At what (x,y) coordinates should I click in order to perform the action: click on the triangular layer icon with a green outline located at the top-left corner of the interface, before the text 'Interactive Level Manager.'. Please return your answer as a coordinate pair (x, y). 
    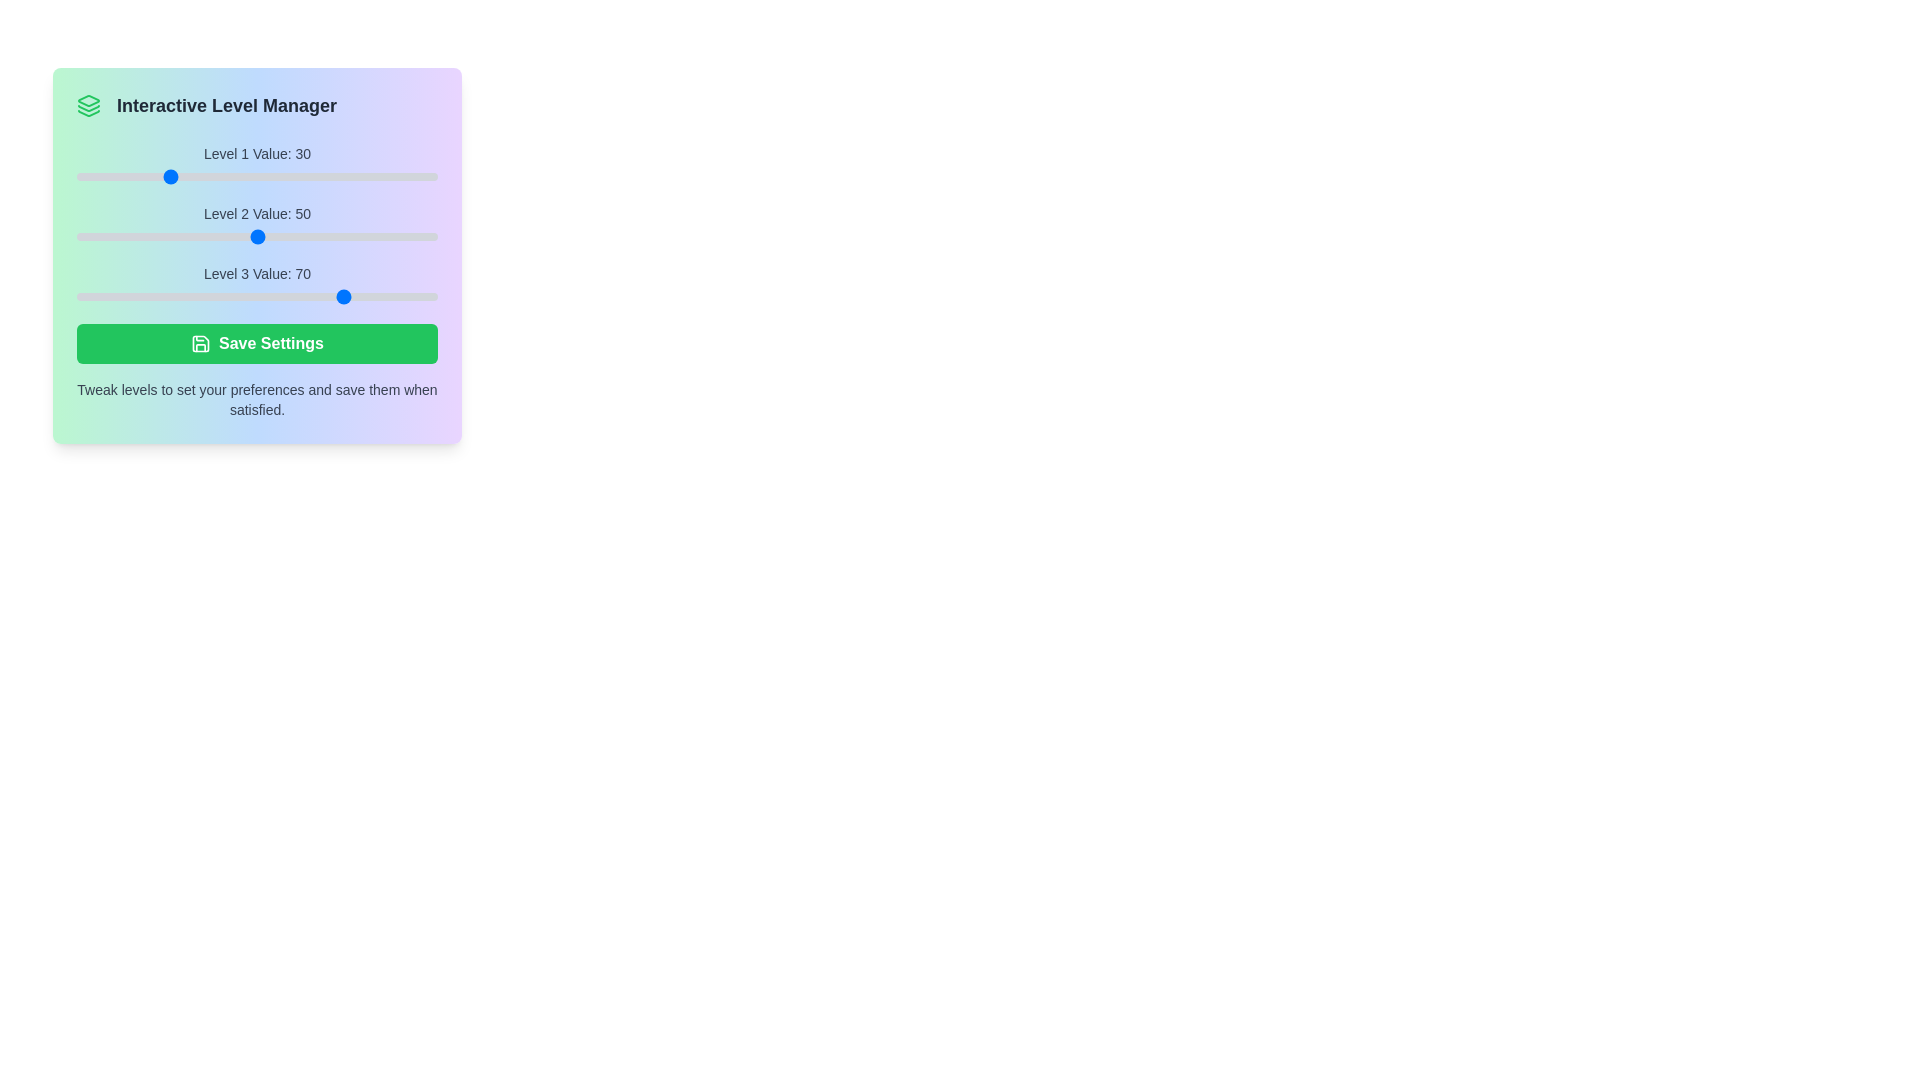
    Looking at the image, I should click on (88, 100).